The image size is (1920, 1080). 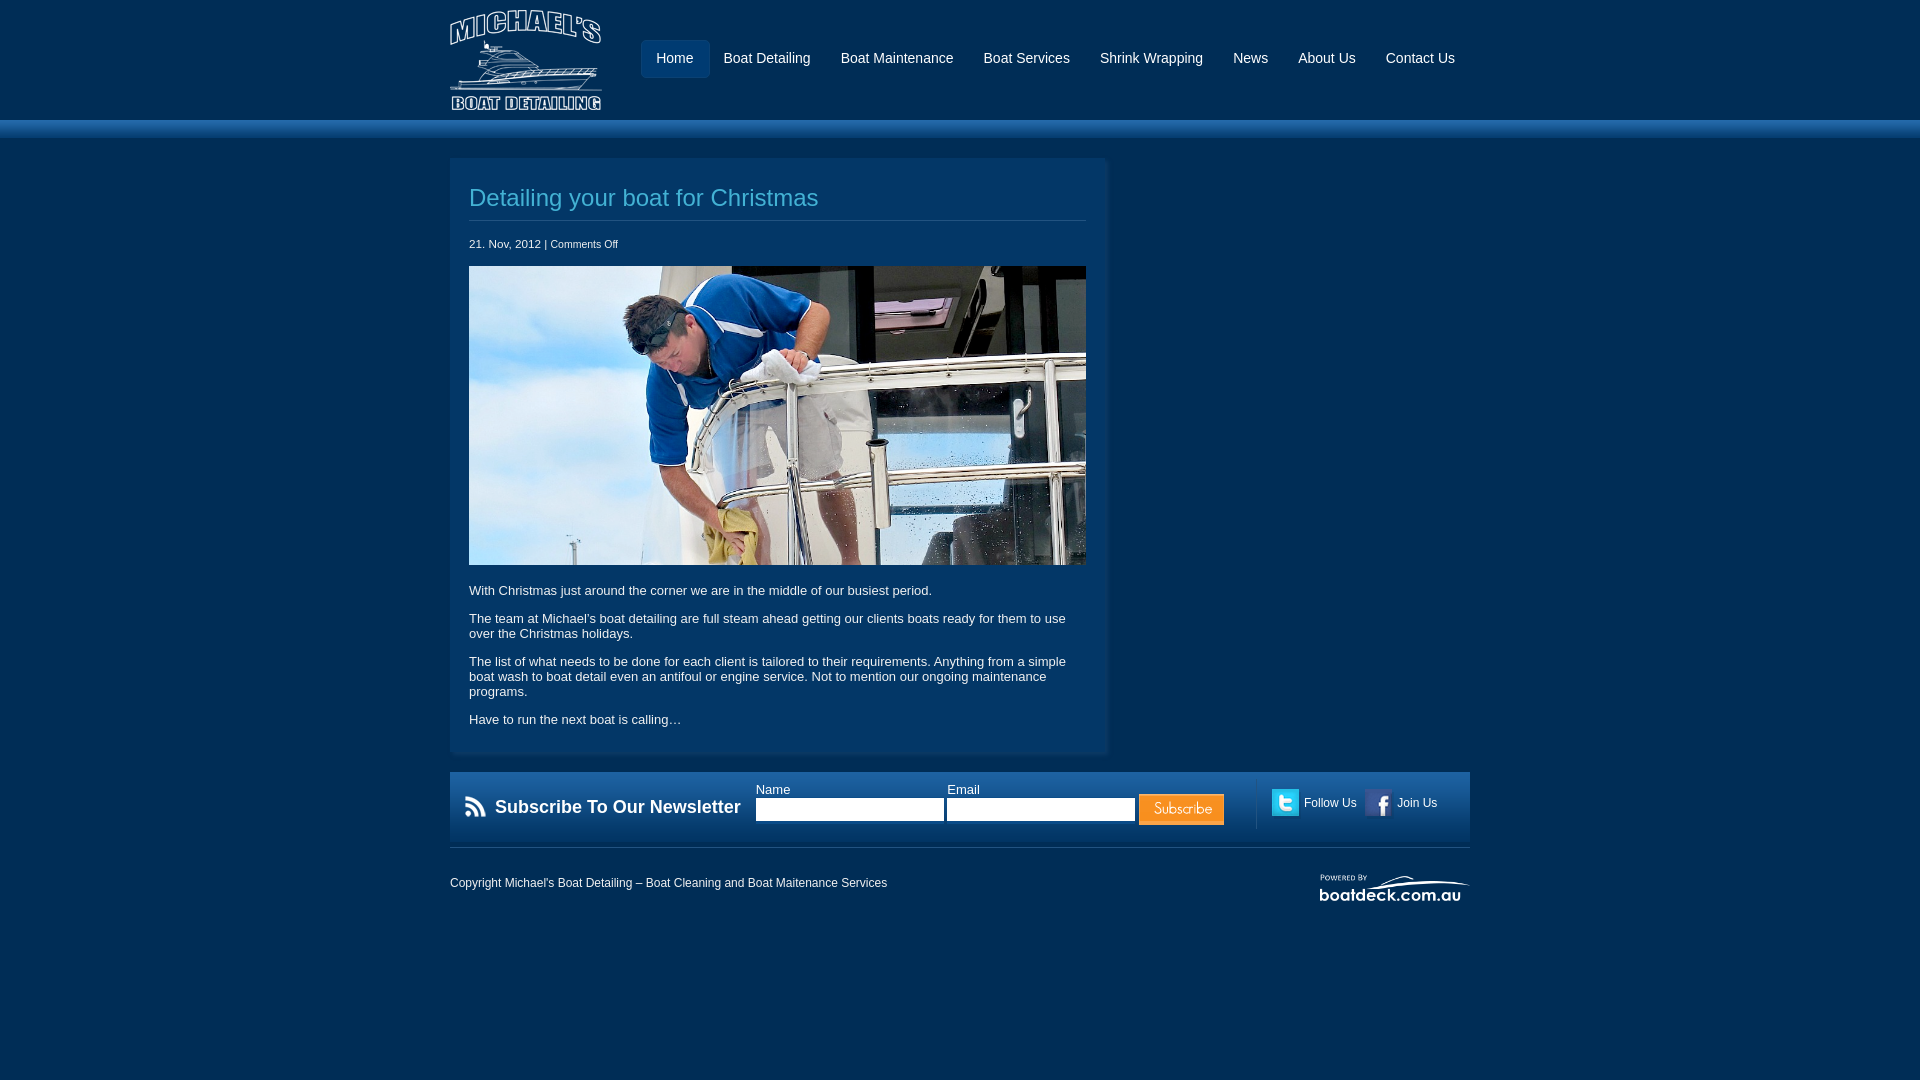 I want to click on 'Facebook page', so click(x=1378, y=802).